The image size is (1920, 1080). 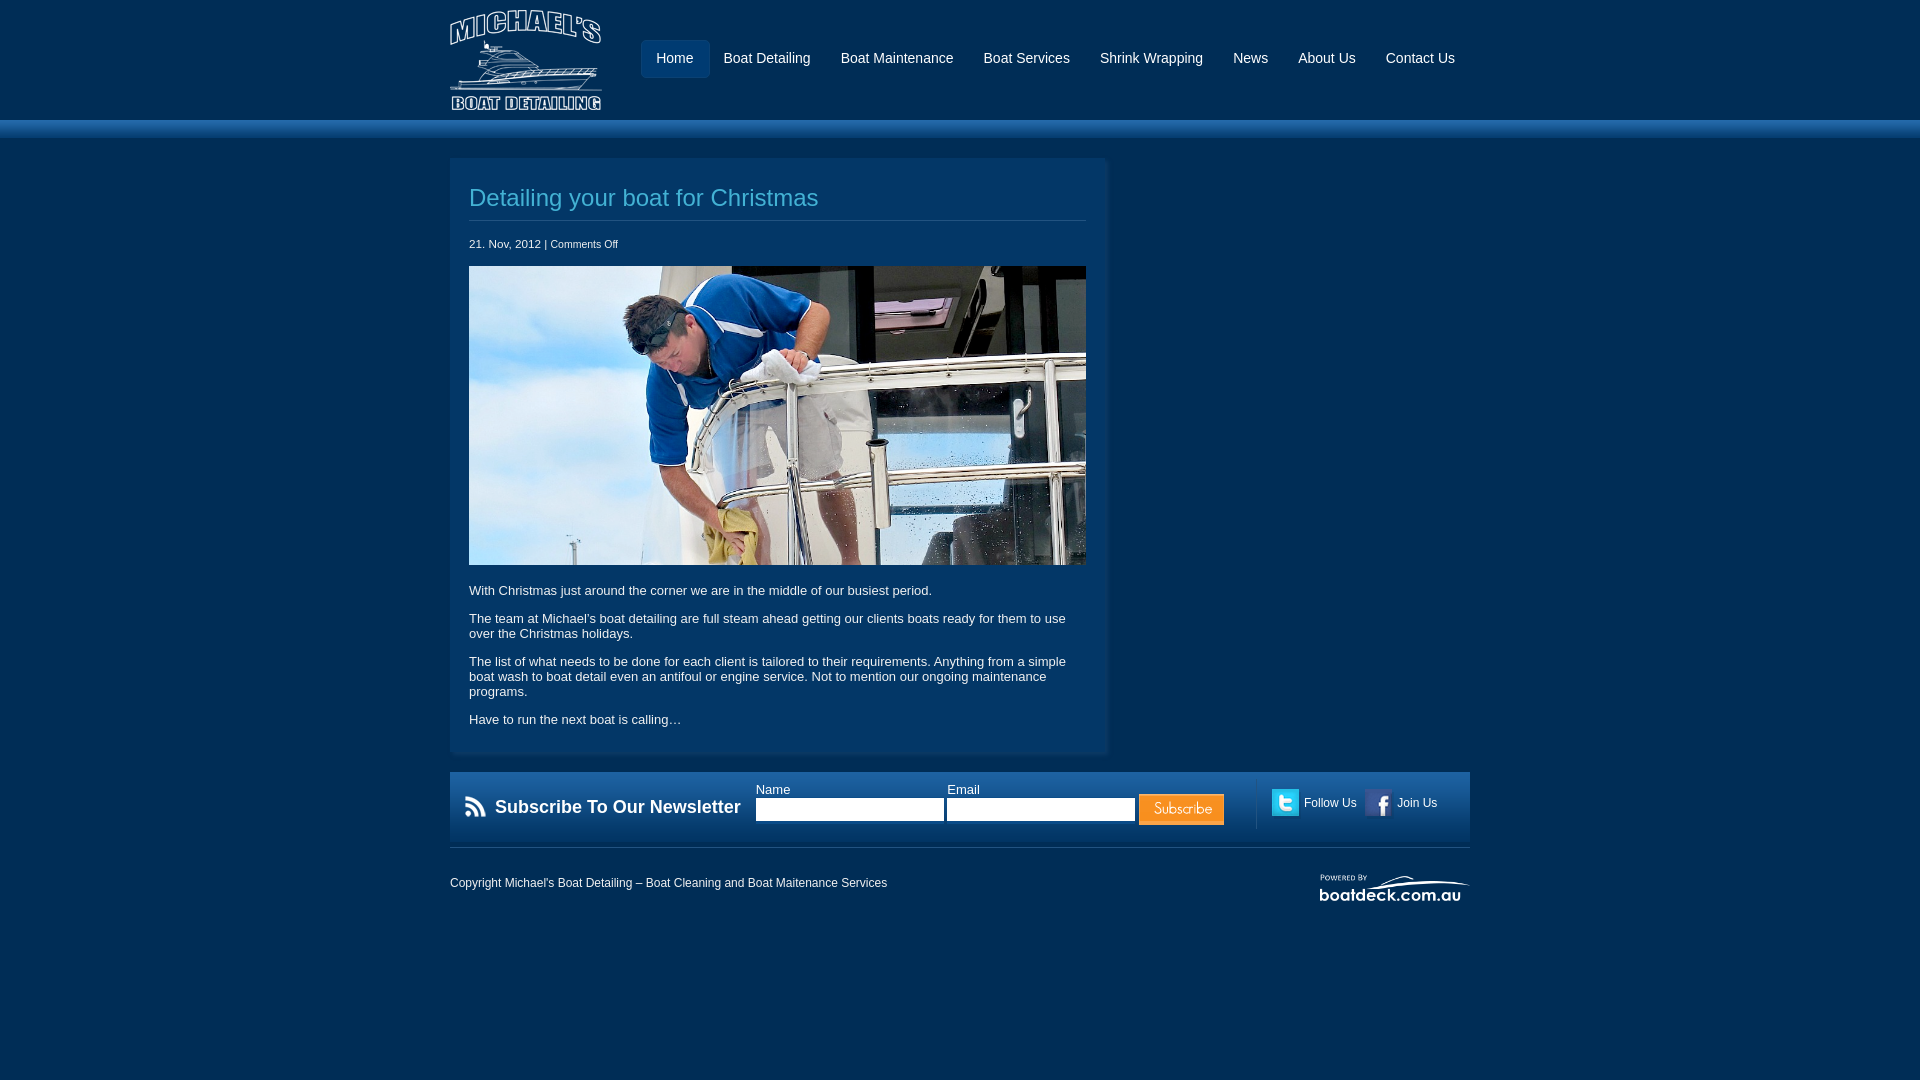 I want to click on 'Facebook page', so click(x=1378, y=802).